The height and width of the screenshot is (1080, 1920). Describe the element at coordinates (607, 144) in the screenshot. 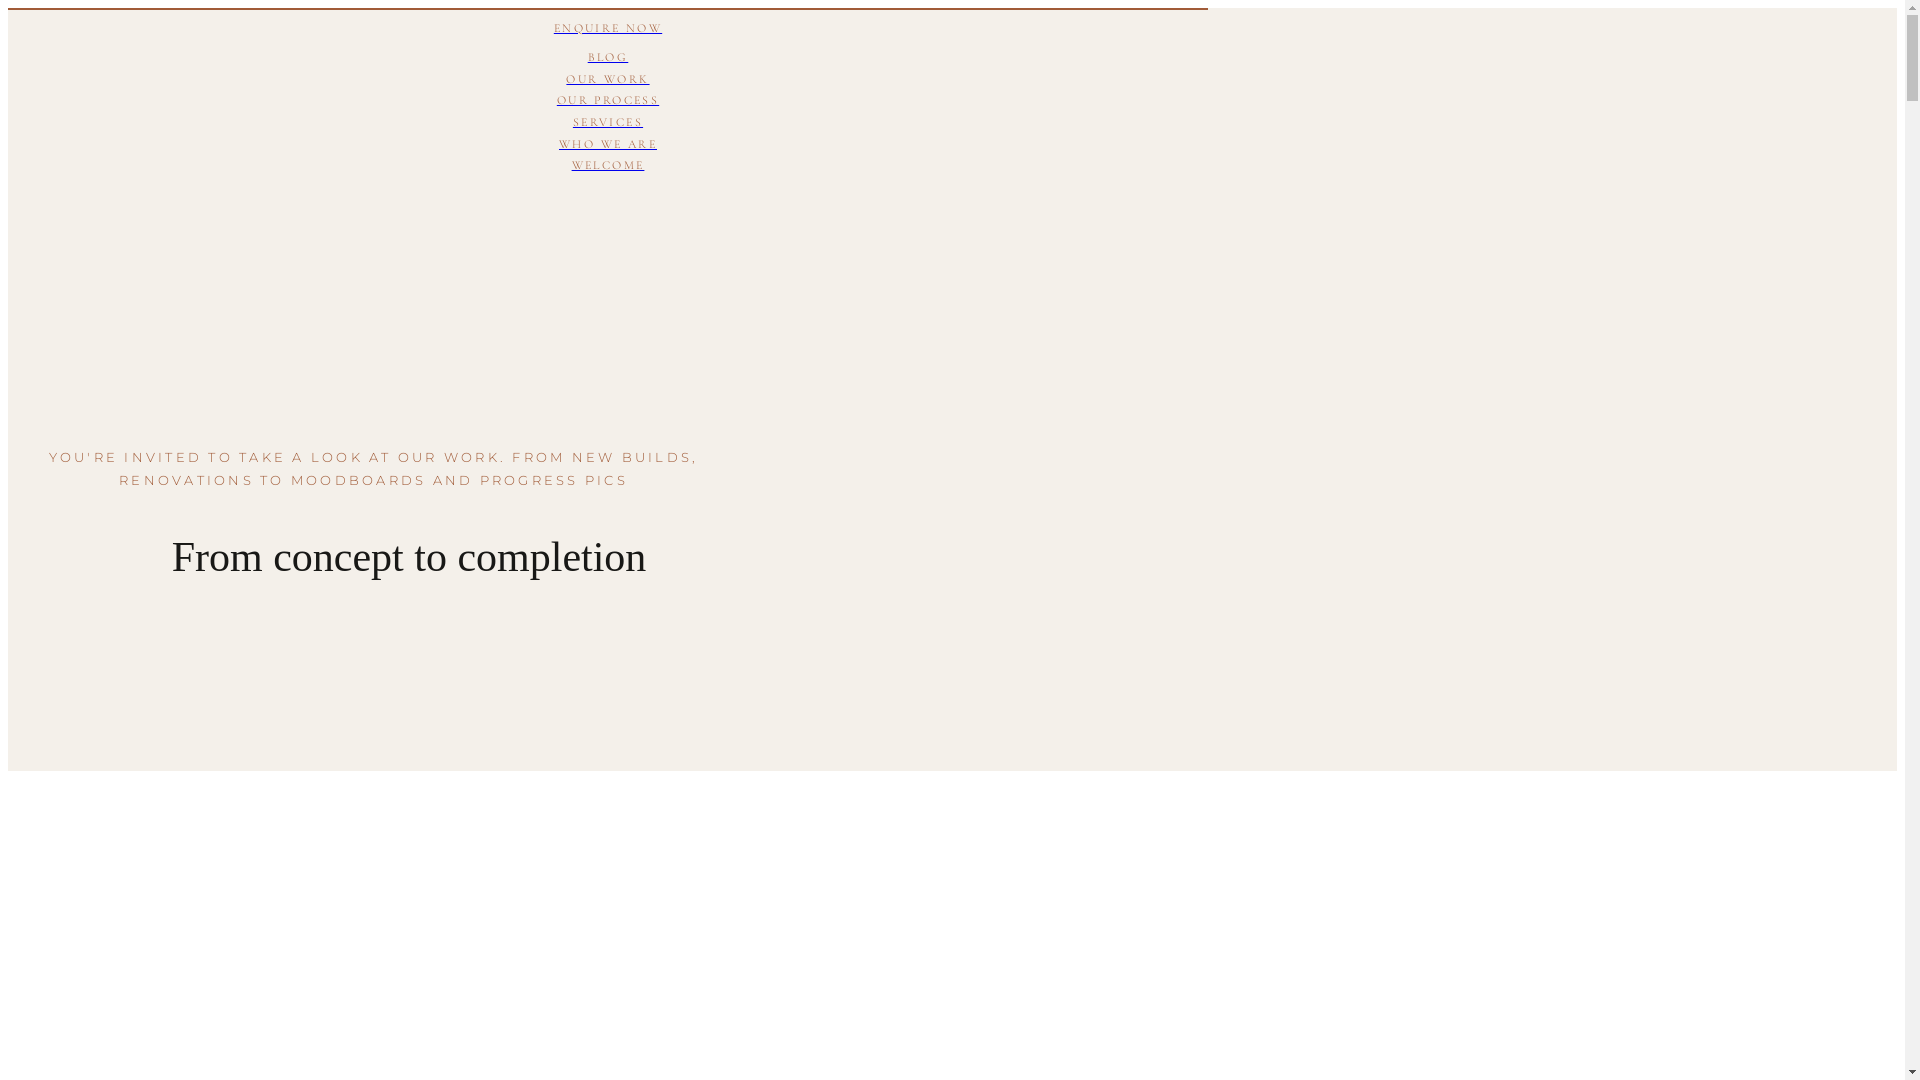

I see `'WHO WE ARE'` at that location.